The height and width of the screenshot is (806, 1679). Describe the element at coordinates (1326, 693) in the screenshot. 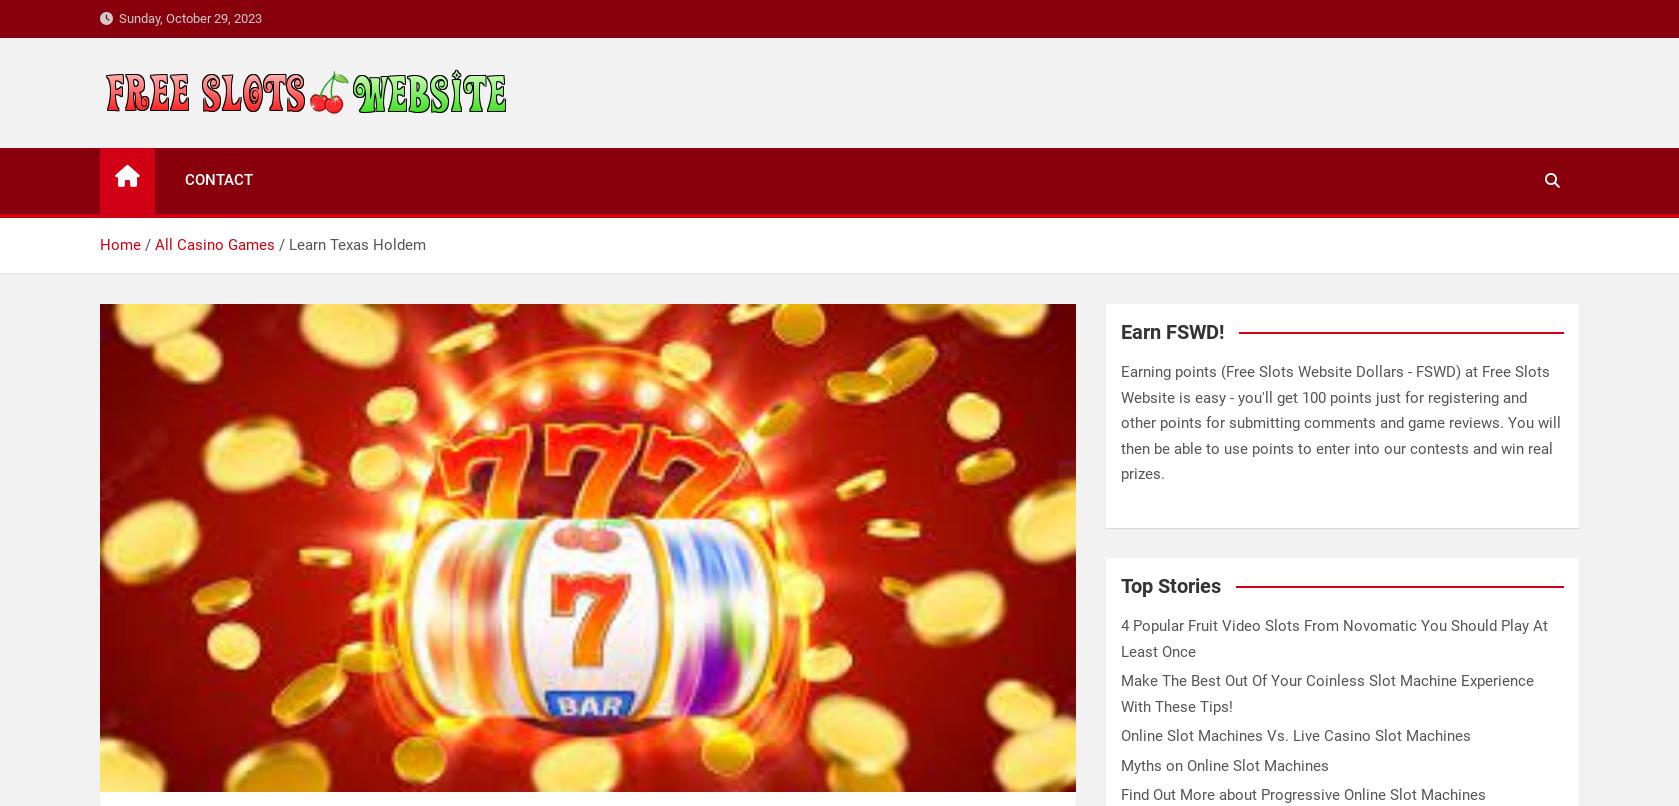

I see `'Make The Best Out Of Your Coinless Slot Machine Experience With These Tips!'` at that location.